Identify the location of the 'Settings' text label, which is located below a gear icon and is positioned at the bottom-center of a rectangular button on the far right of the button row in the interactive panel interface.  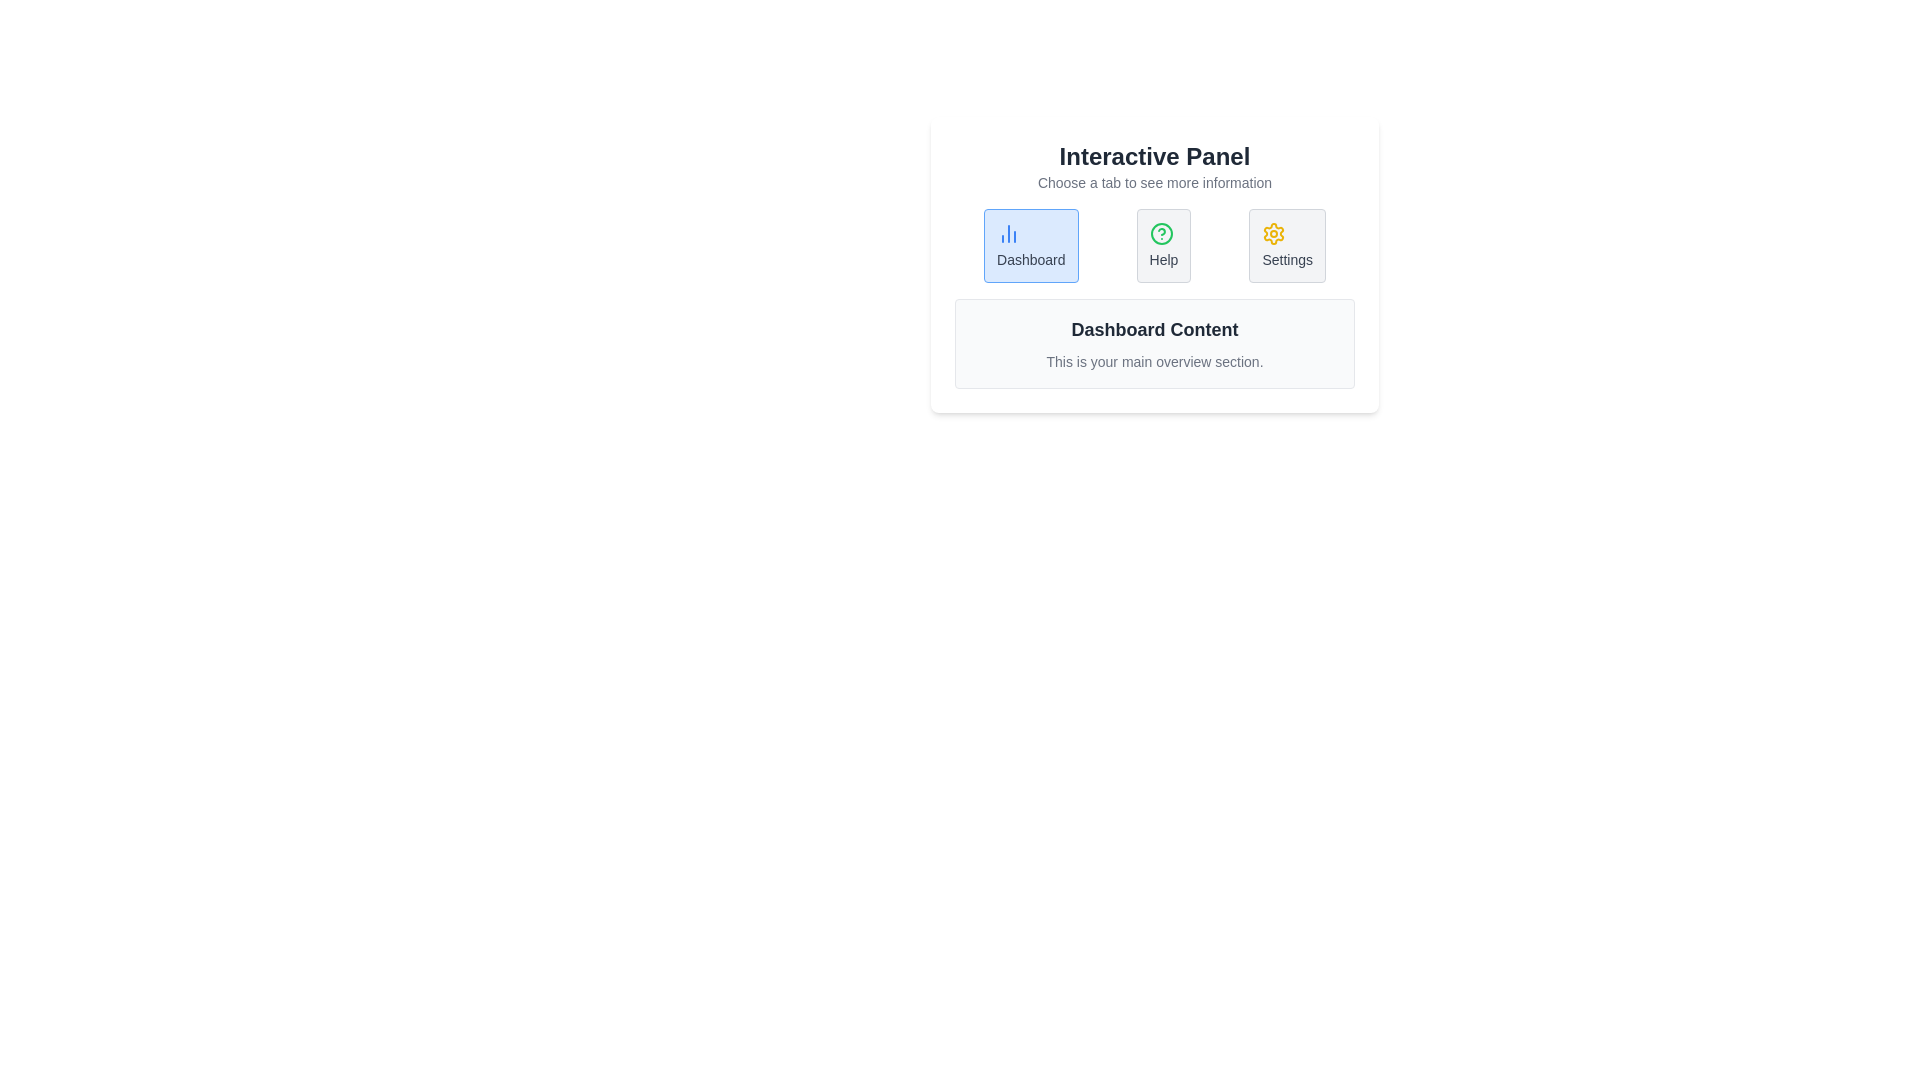
(1287, 258).